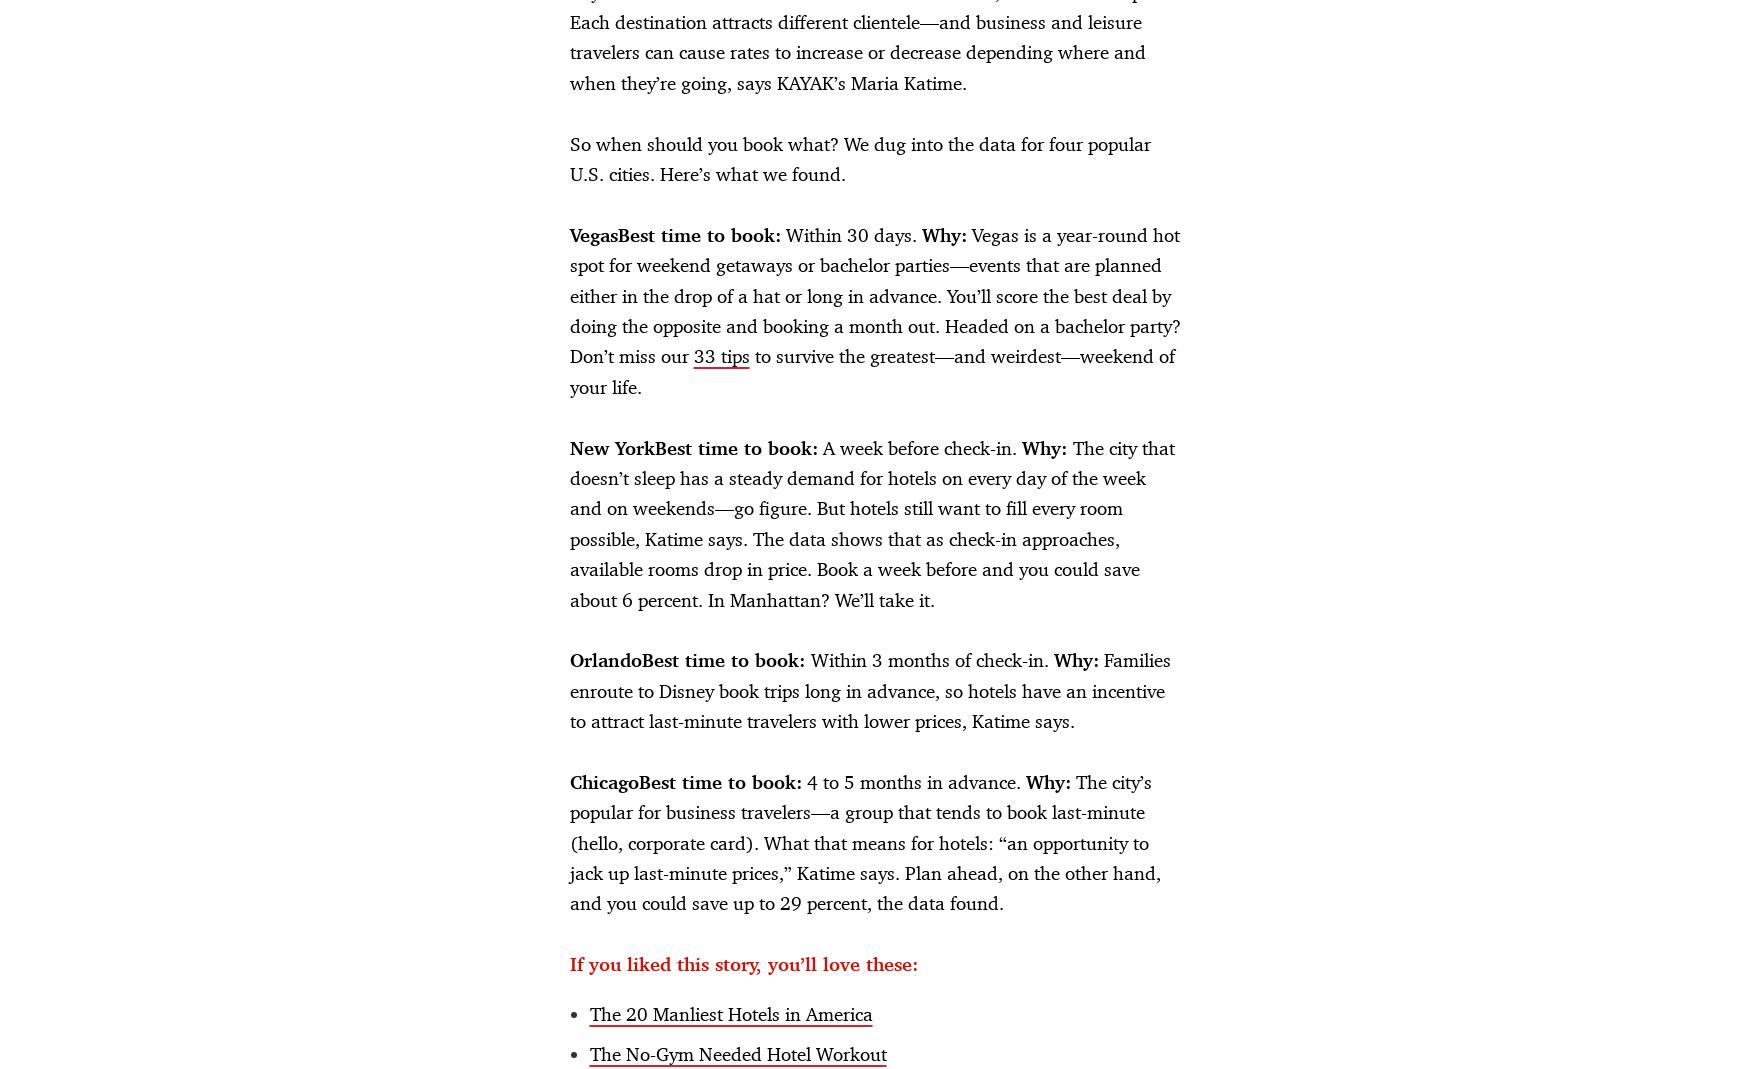  Describe the element at coordinates (381, 726) in the screenshot. I see `'About Men's Health'` at that location.